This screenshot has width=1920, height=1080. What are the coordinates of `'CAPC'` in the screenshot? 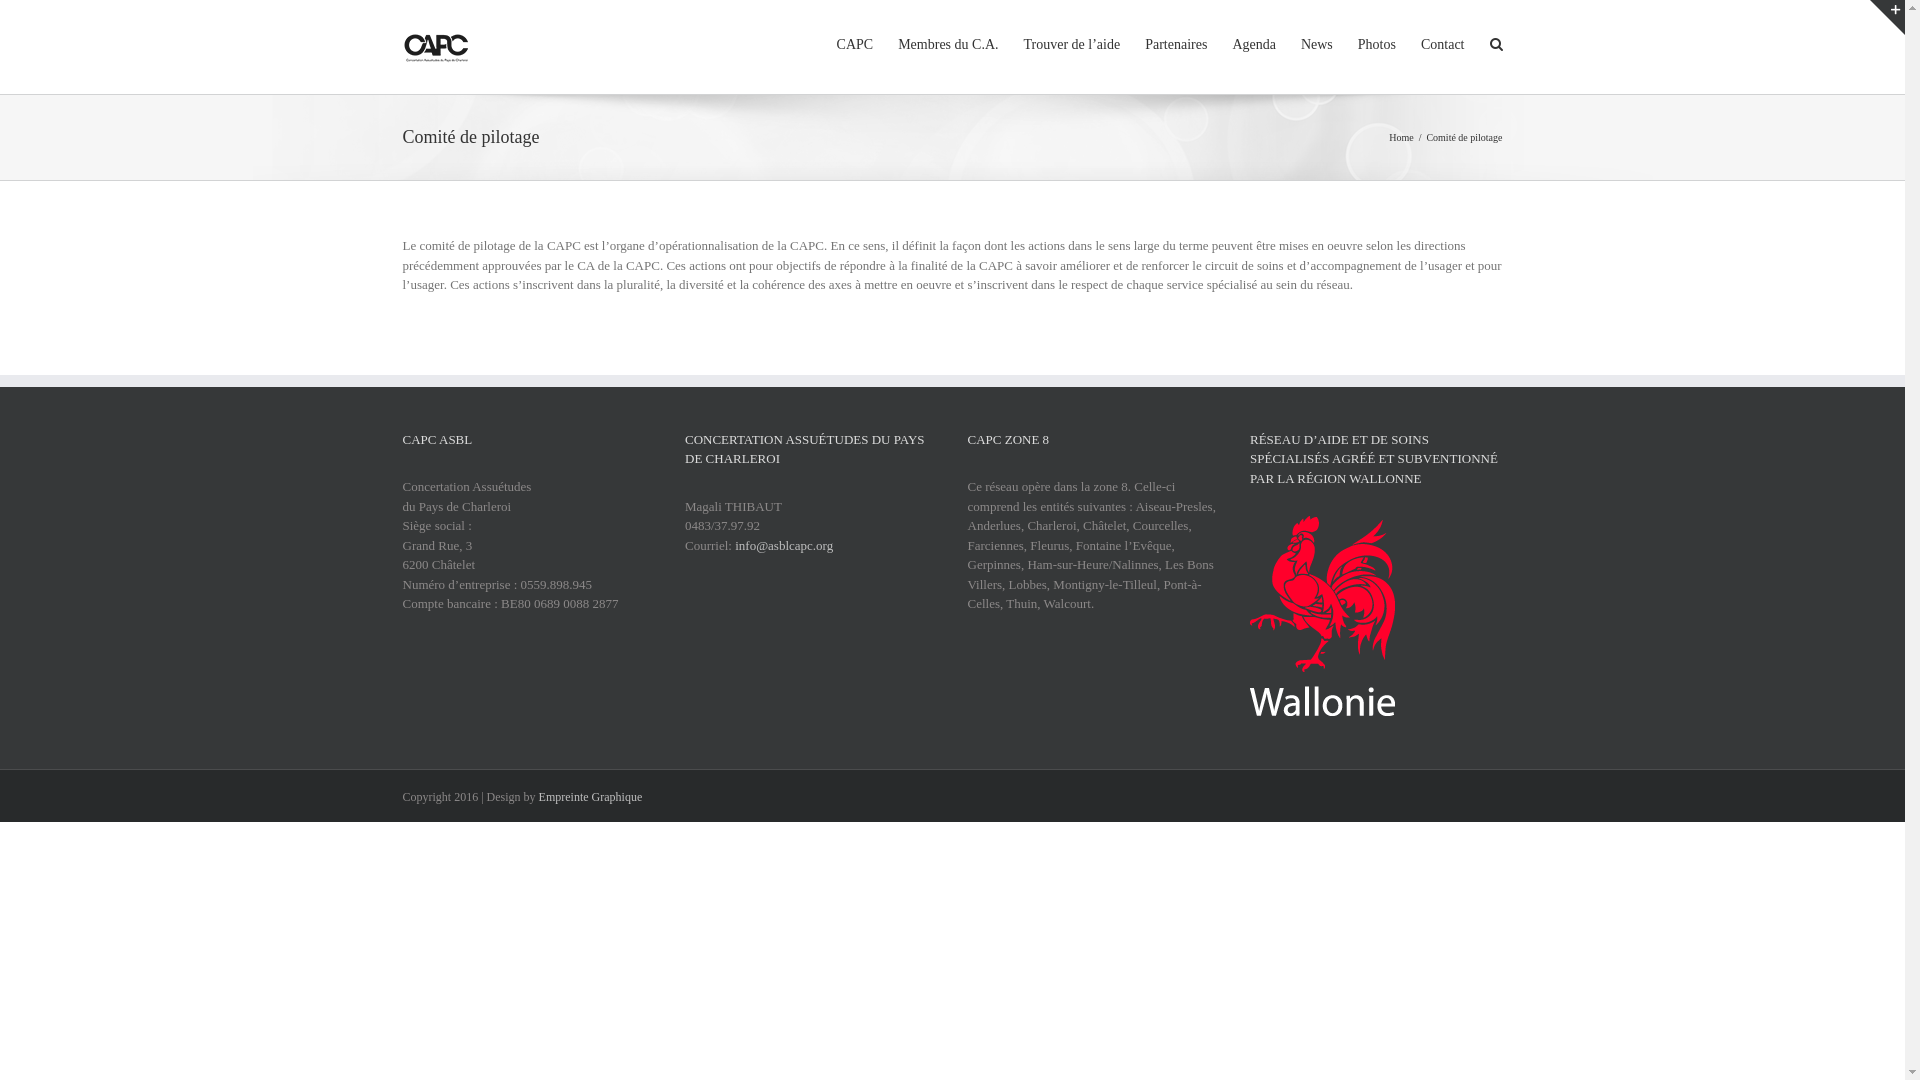 It's located at (855, 42).